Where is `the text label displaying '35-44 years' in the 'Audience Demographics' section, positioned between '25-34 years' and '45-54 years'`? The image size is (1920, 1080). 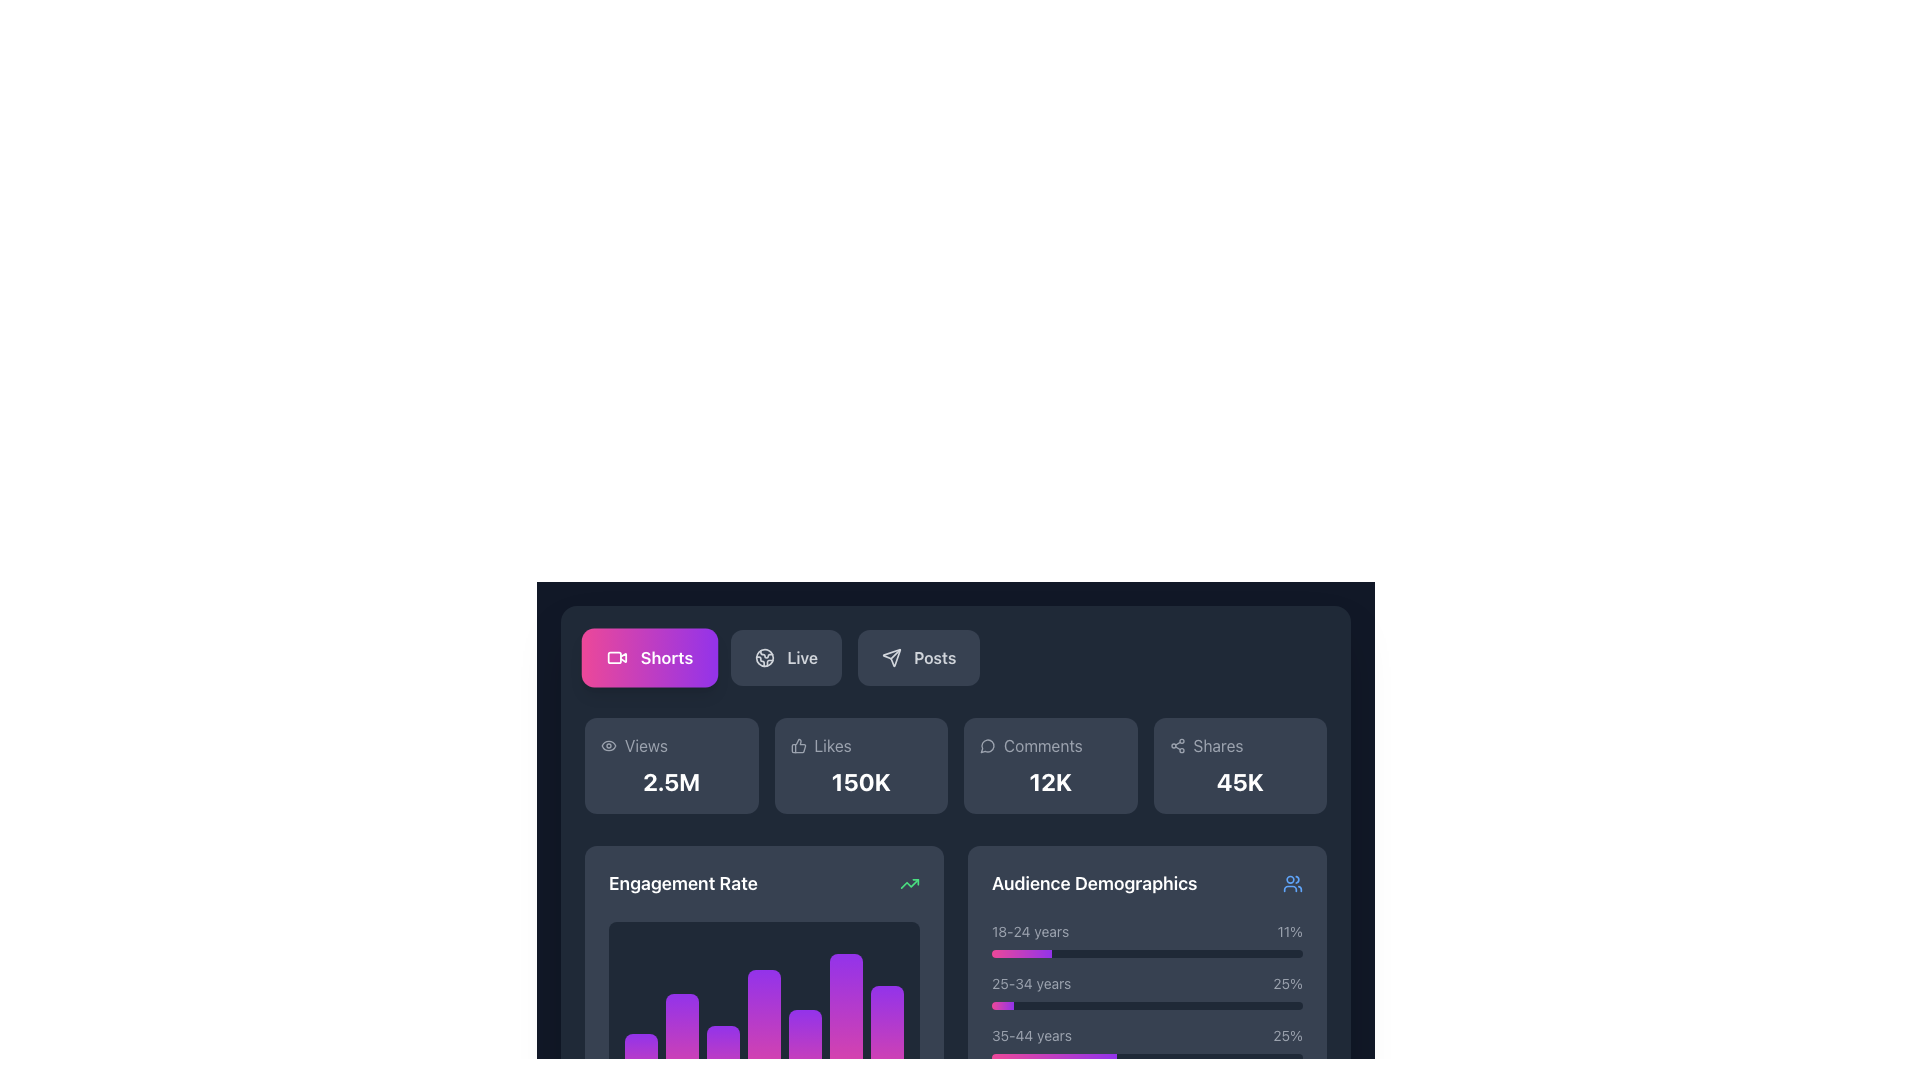 the text label displaying '35-44 years' in the 'Audience Demographics' section, positioned between '25-34 years' and '45-54 years' is located at coordinates (1032, 1035).